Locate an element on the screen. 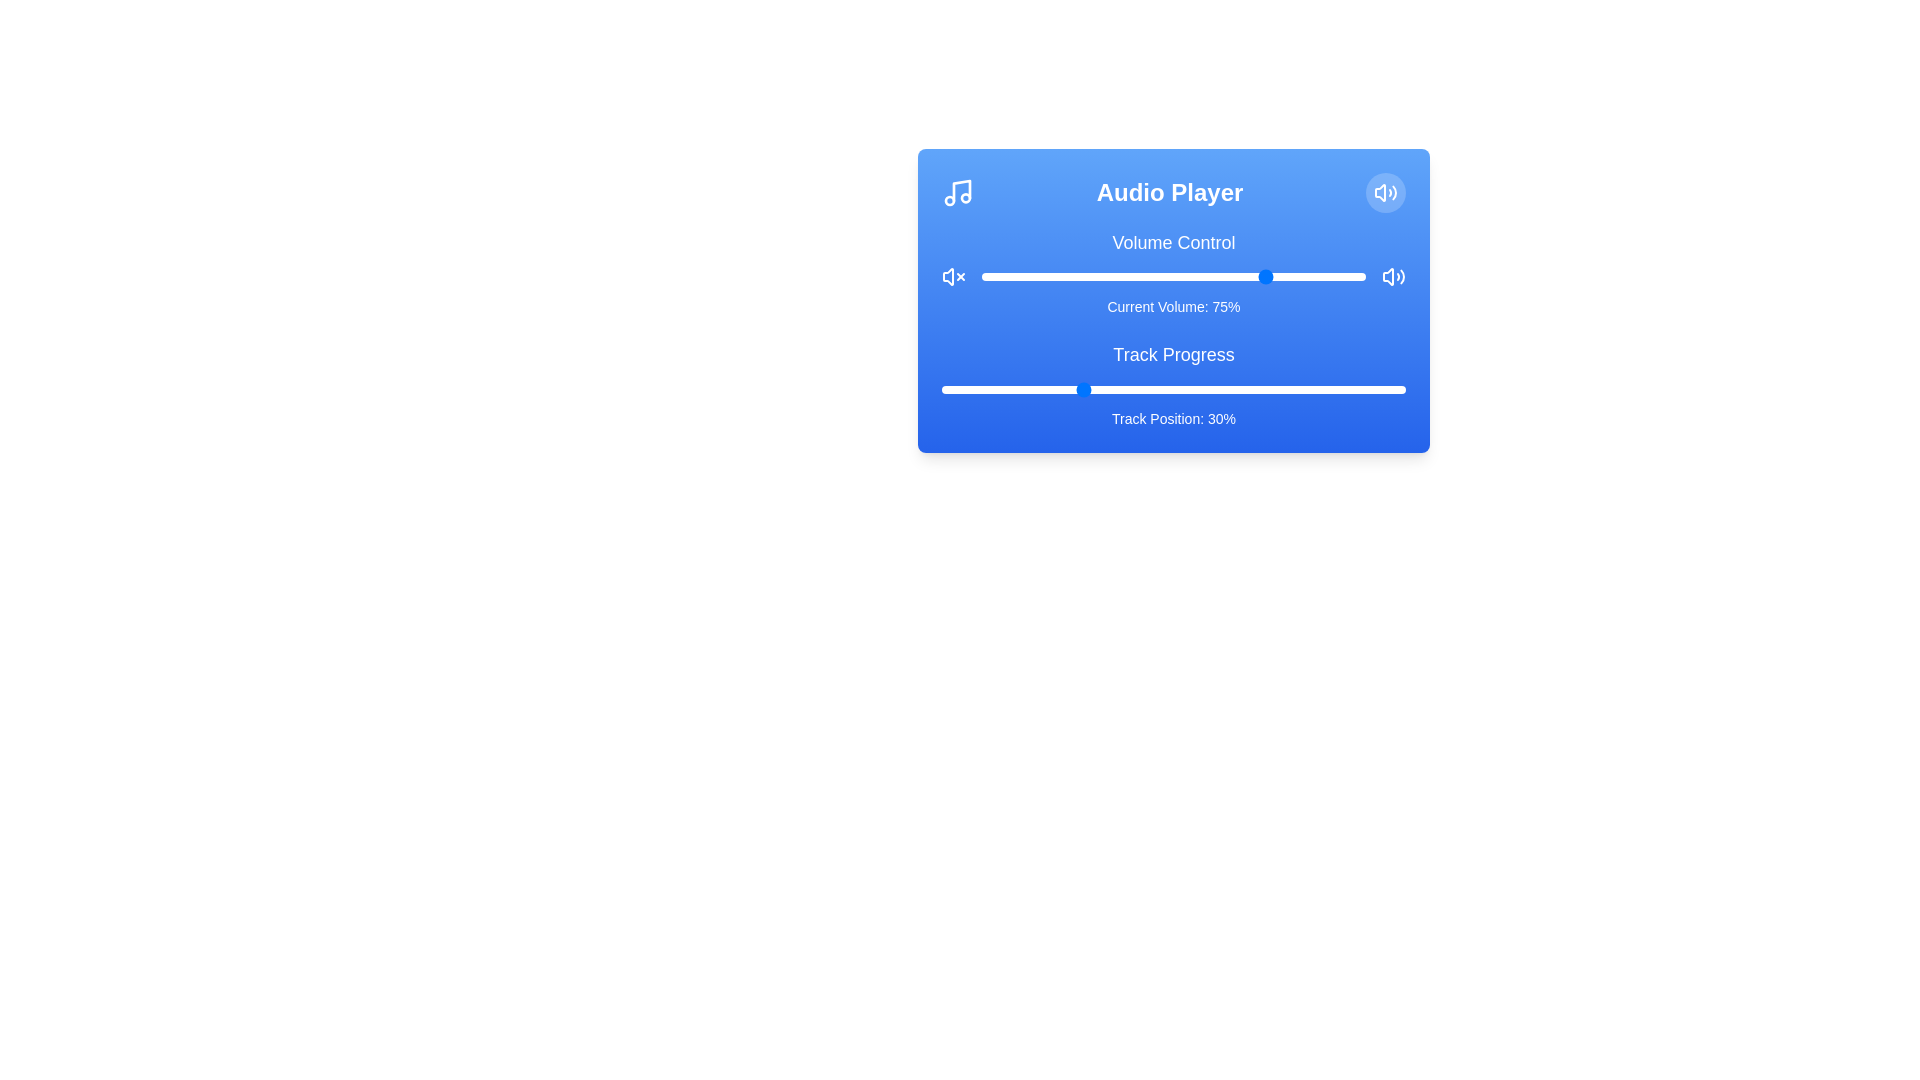 This screenshot has width=1920, height=1080. volume is located at coordinates (1077, 273).